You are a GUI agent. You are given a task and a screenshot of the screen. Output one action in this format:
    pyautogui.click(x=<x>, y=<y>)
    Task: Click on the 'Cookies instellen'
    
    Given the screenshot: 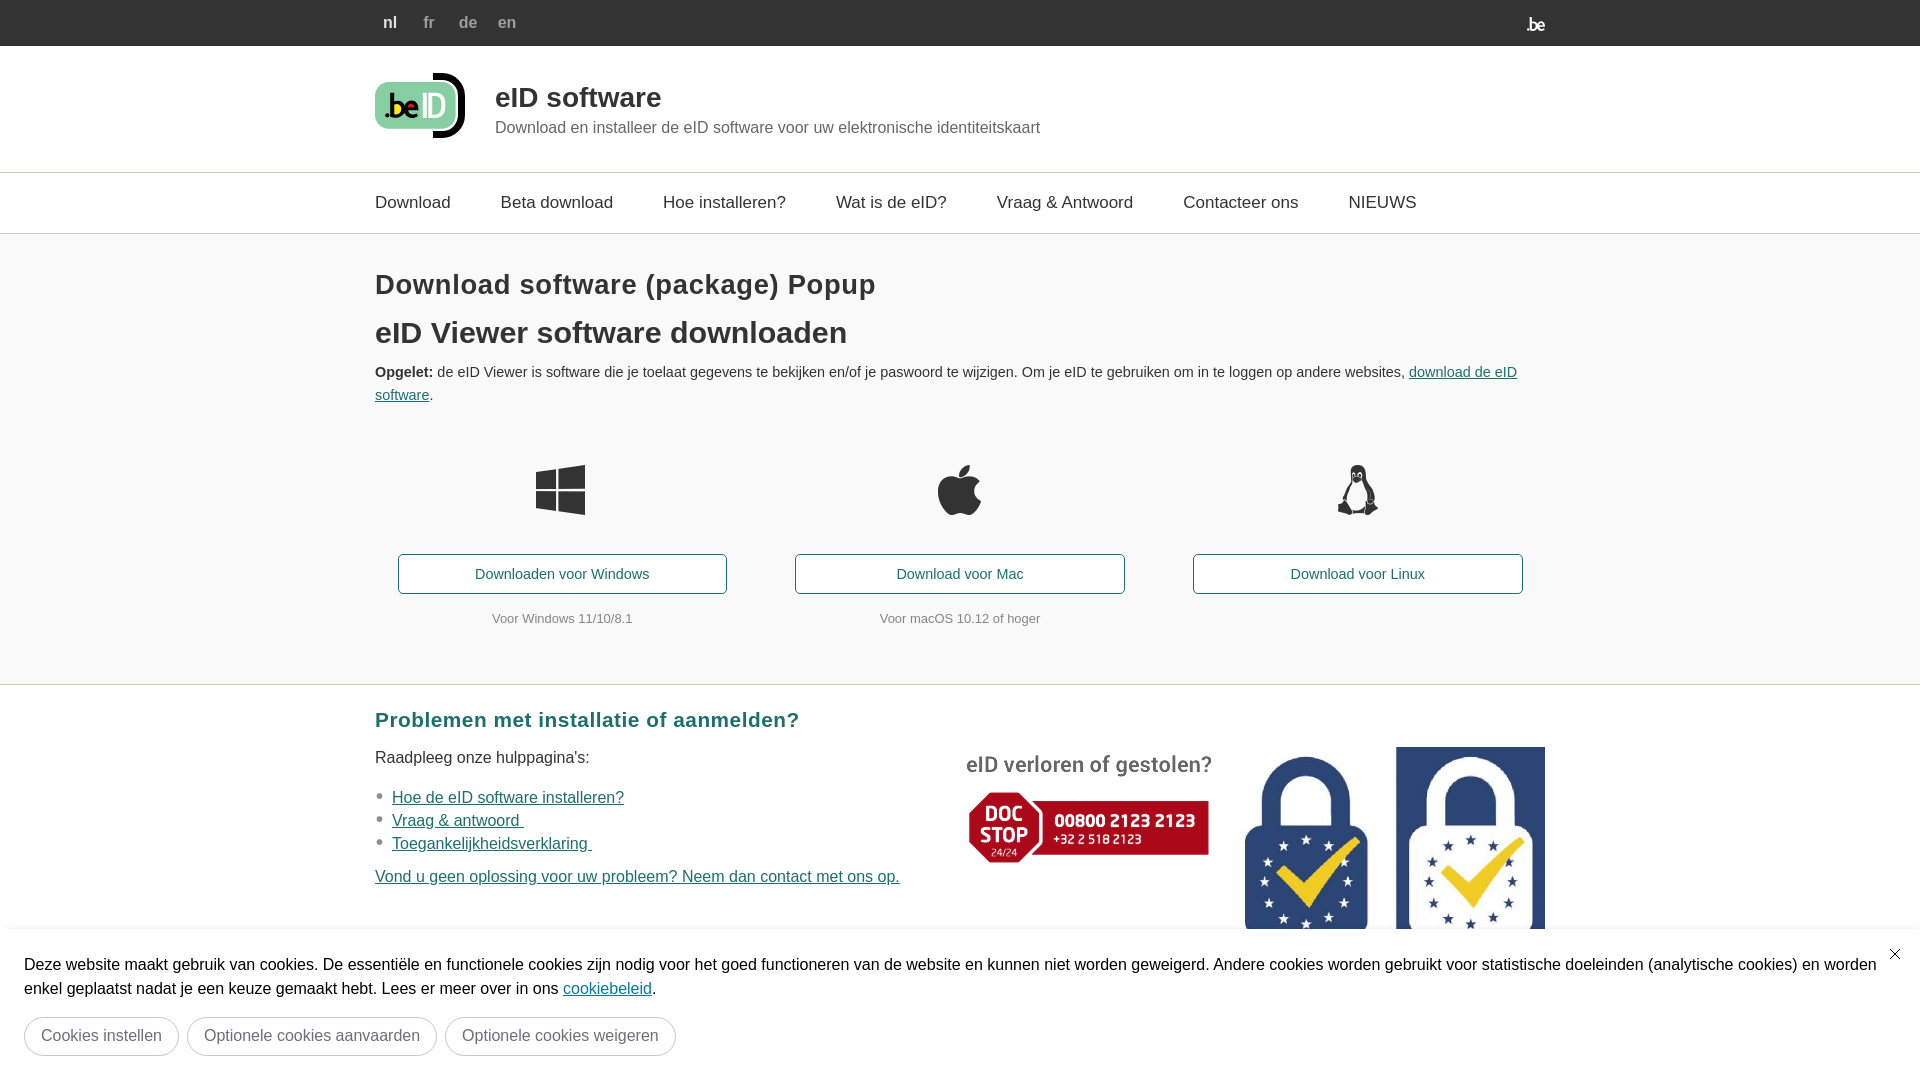 What is the action you would take?
    pyautogui.click(x=100, y=1035)
    